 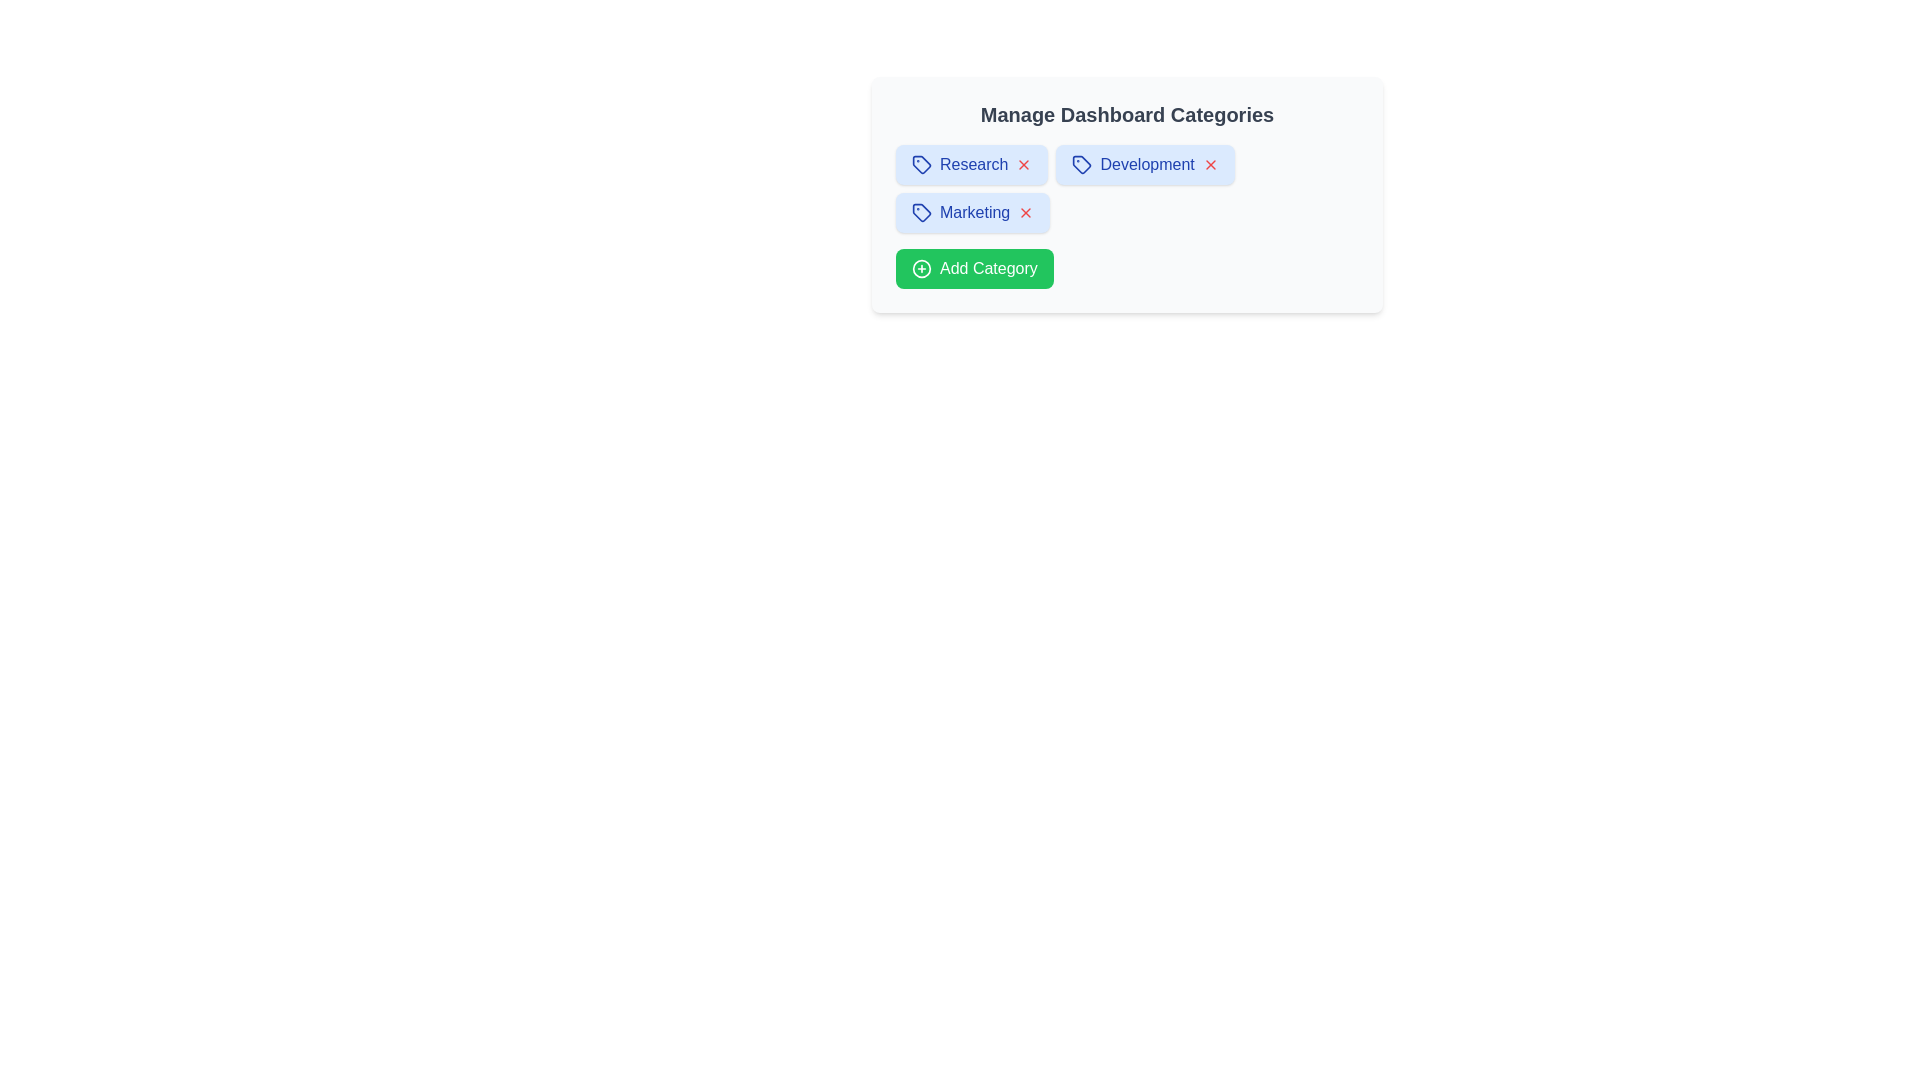 I want to click on the text of the category chip labeled Marketing to highlight it, so click(x=975, y=212).